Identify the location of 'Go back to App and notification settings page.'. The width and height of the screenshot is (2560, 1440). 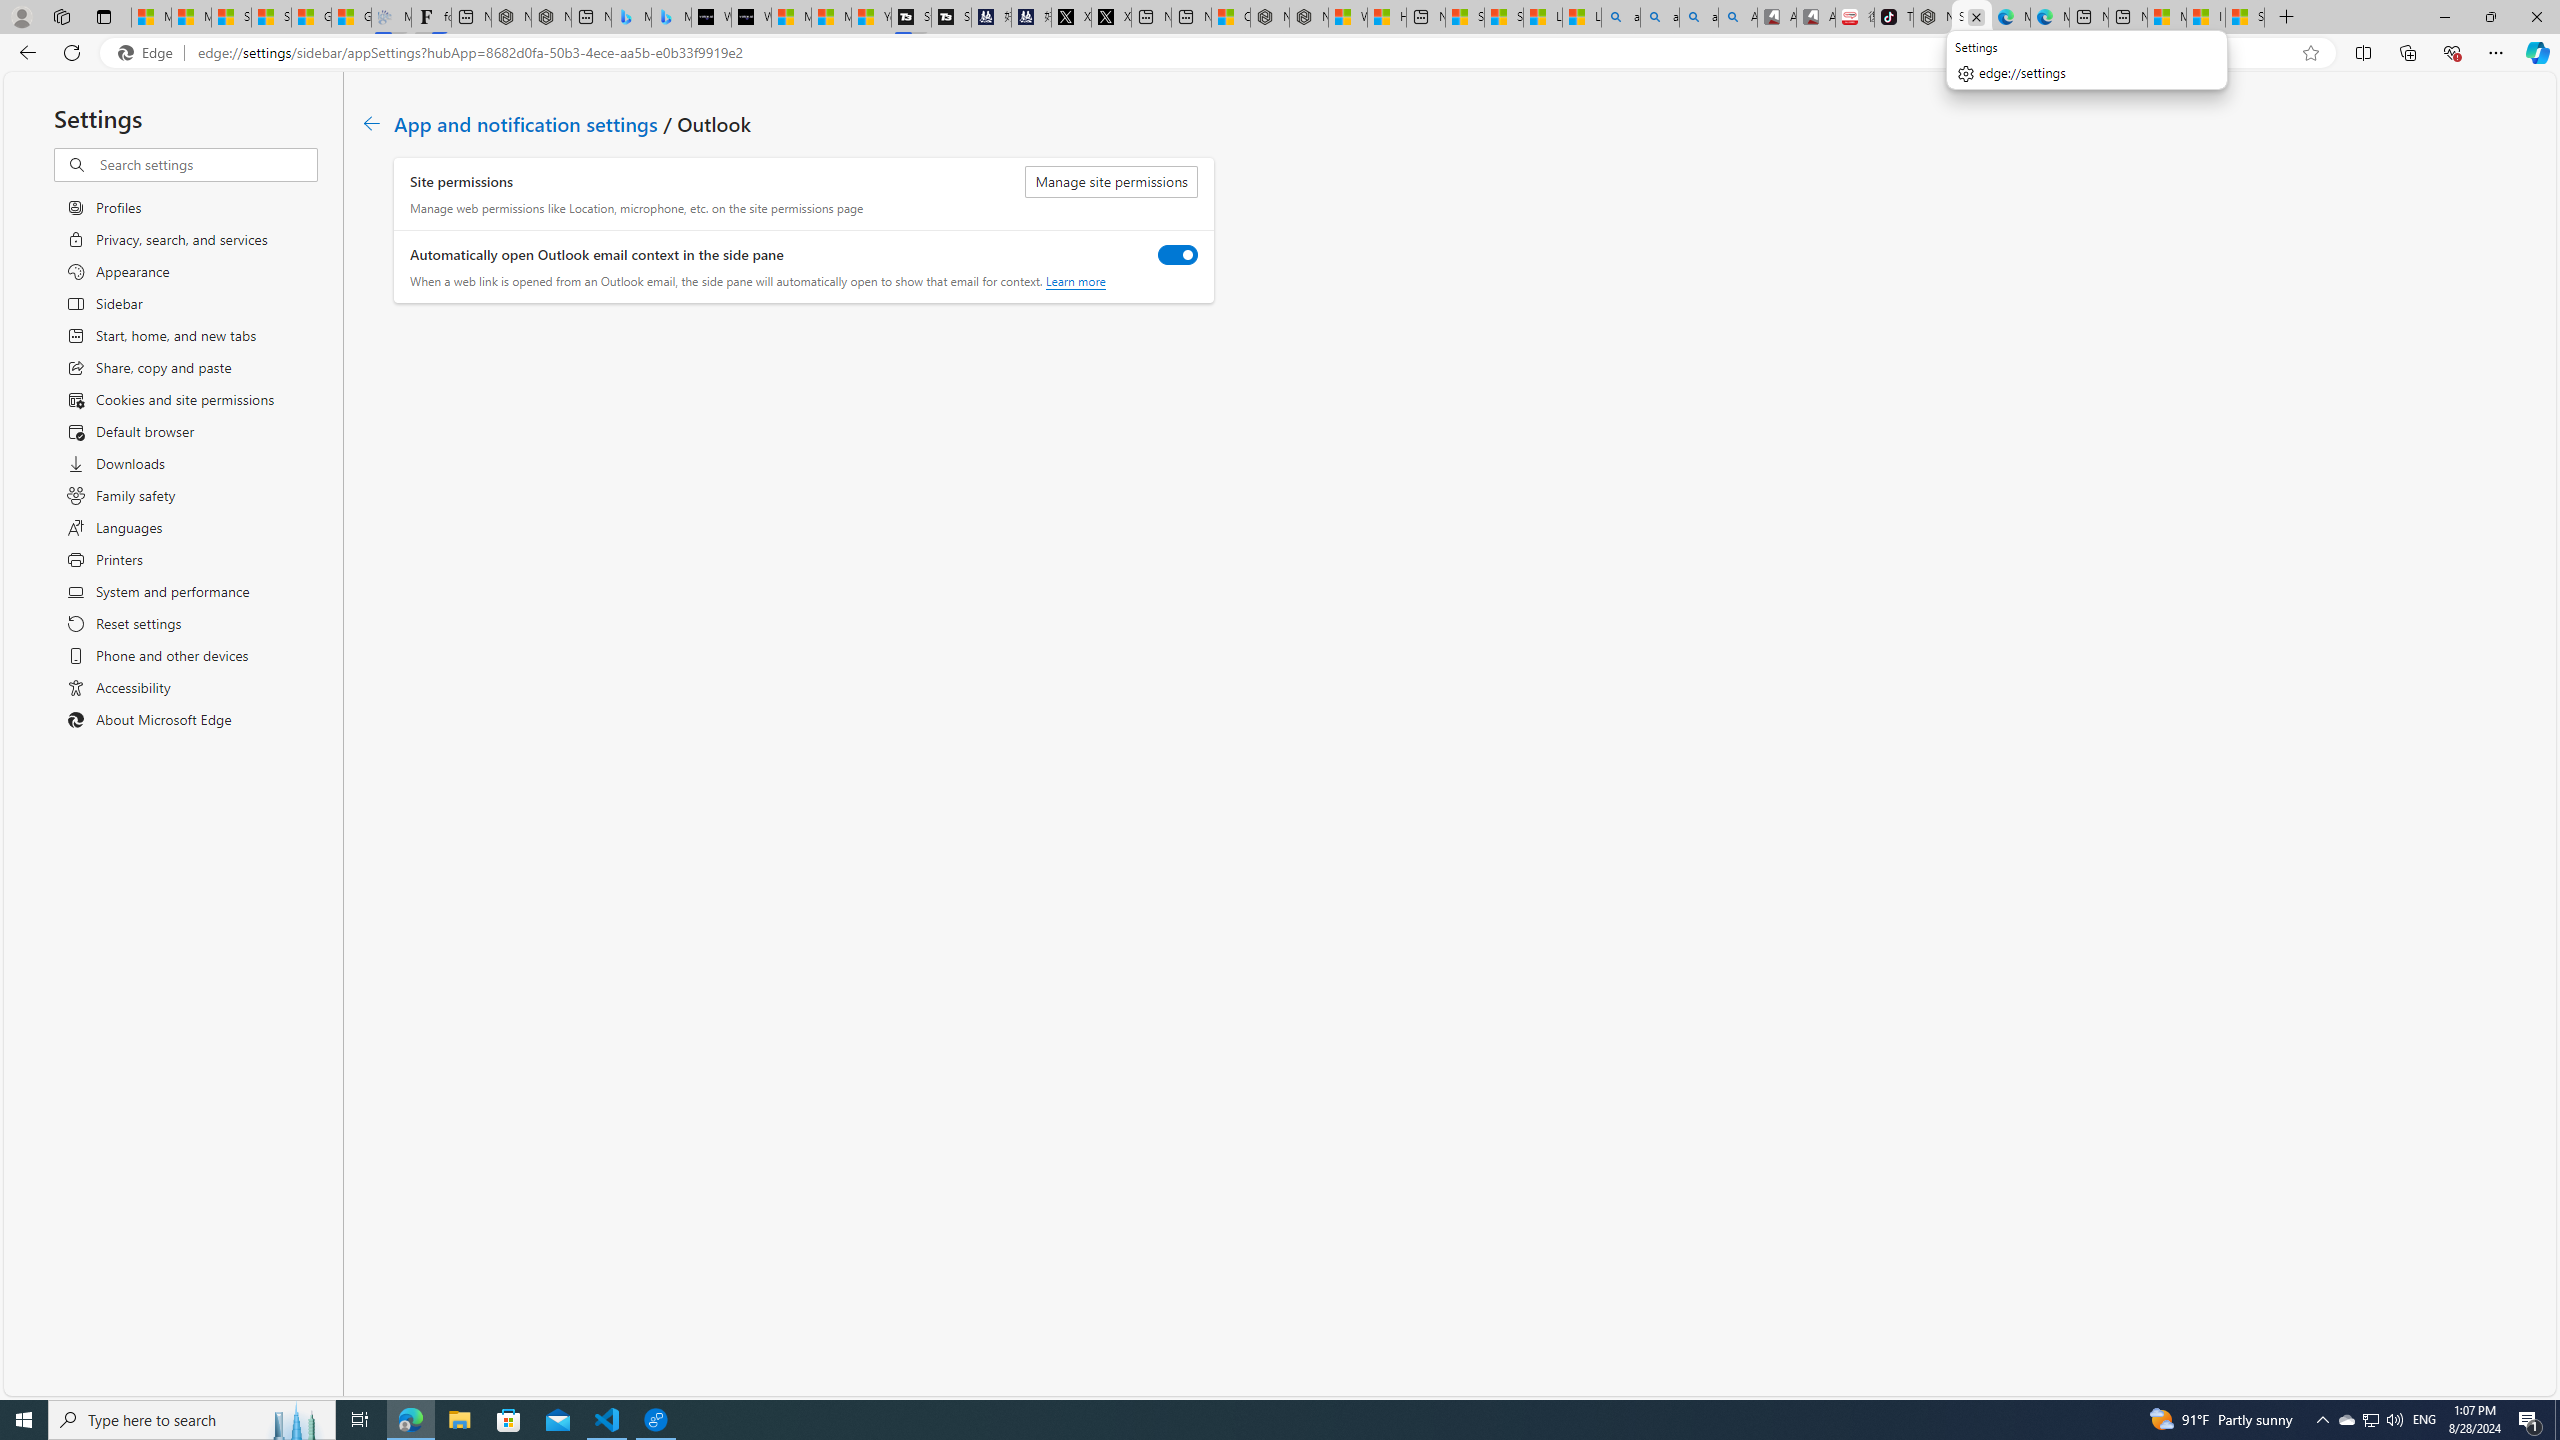
(370, 123).